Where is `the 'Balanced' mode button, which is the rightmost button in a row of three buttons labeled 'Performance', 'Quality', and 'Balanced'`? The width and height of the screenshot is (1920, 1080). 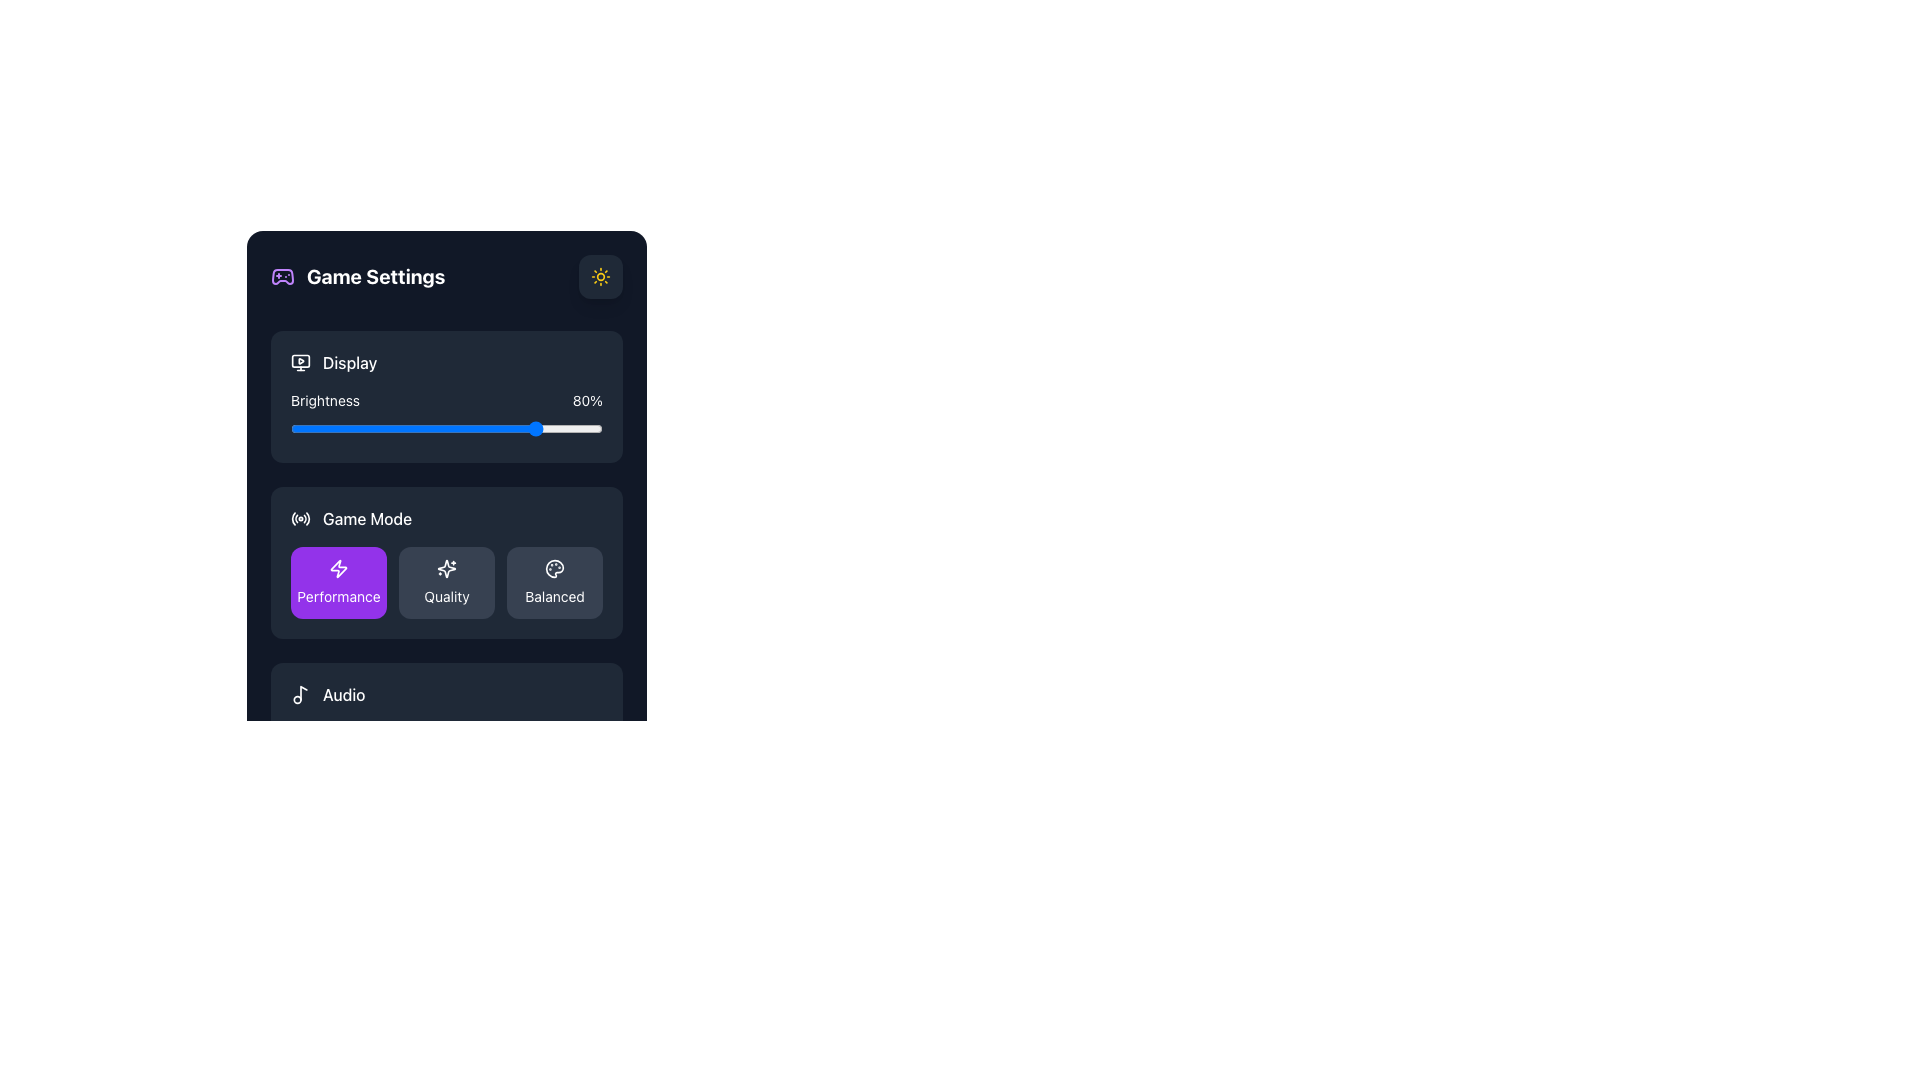
the 'Balanced' mode button, which is the rightmost button in a row of three buttons labeled 'Performance', 'Quality', and 'Balanced' is located at coordinates (555, 582).